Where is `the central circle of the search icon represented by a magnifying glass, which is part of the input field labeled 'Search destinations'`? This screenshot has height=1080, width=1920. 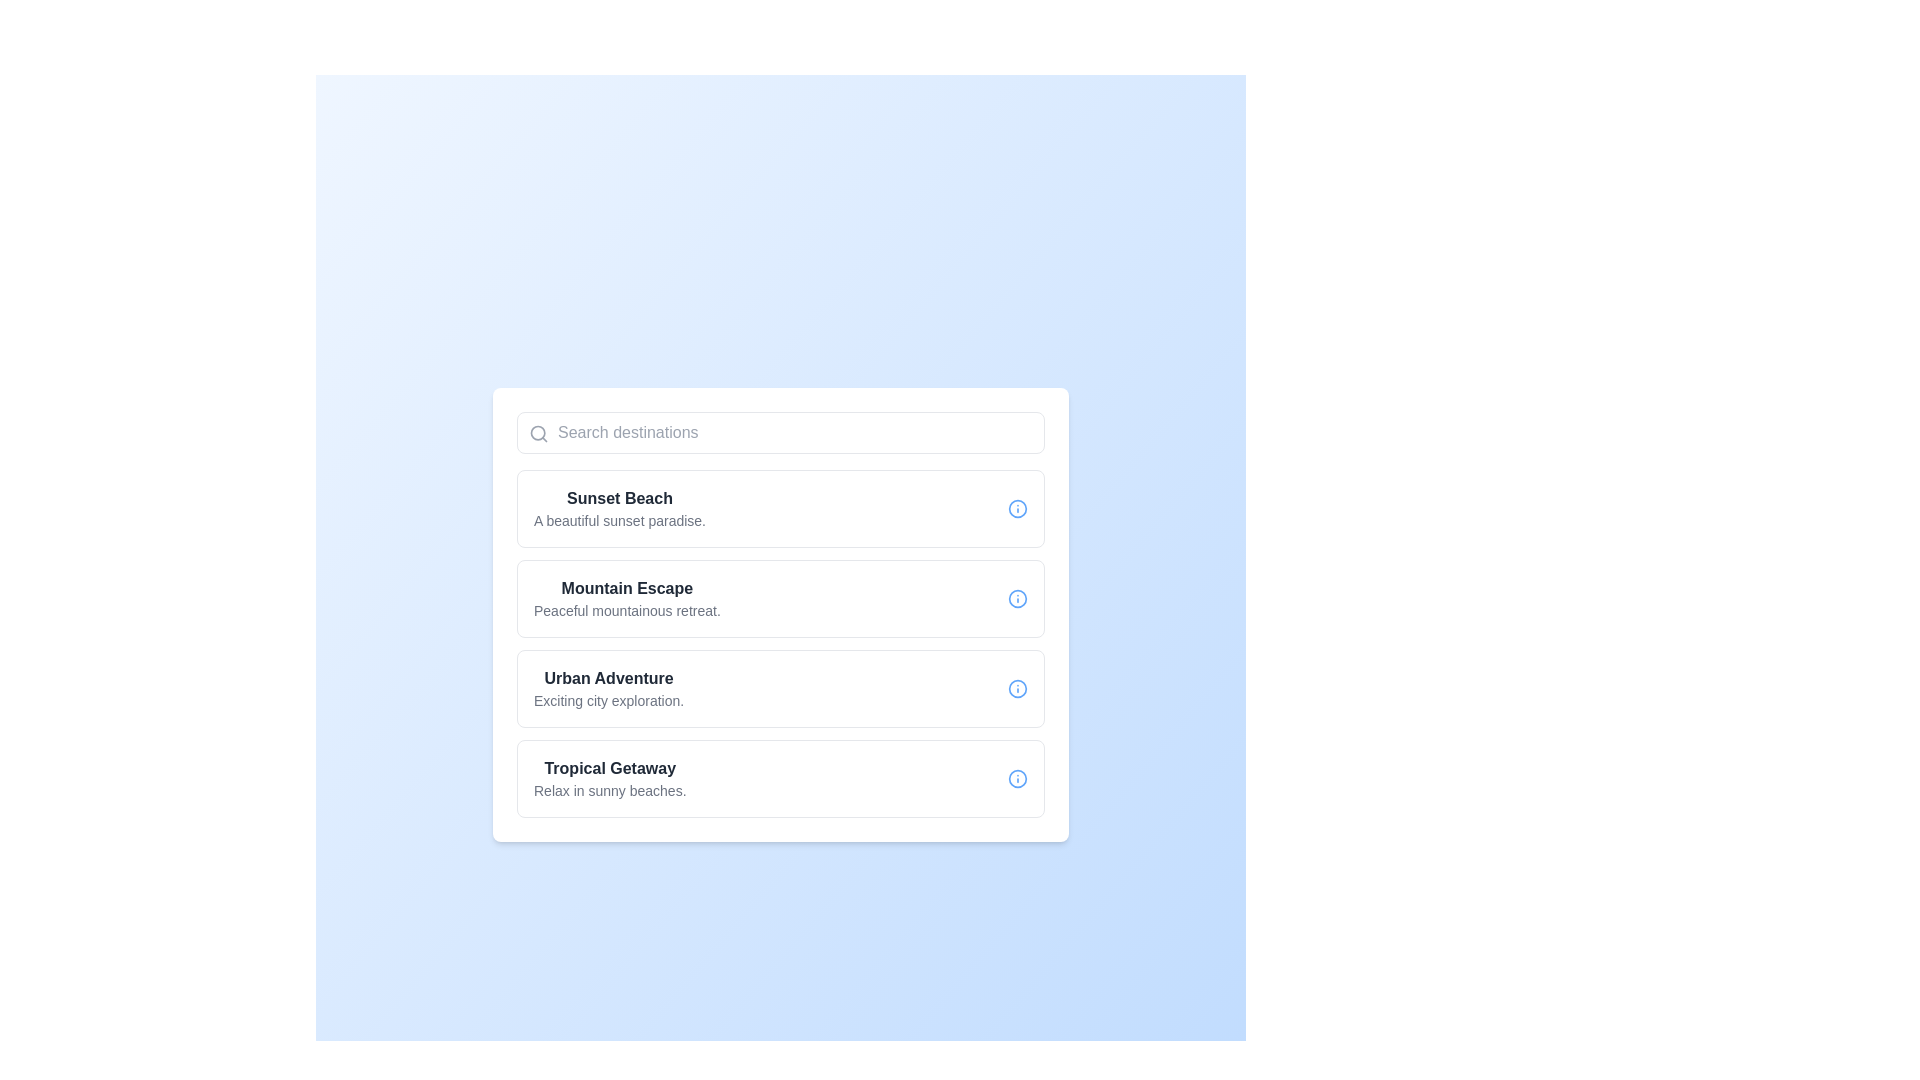 the central circle of the search icon represented by a magnifying glass, which is part of the input field labeled 'Search destinations' is located at coordinates (538, 432).